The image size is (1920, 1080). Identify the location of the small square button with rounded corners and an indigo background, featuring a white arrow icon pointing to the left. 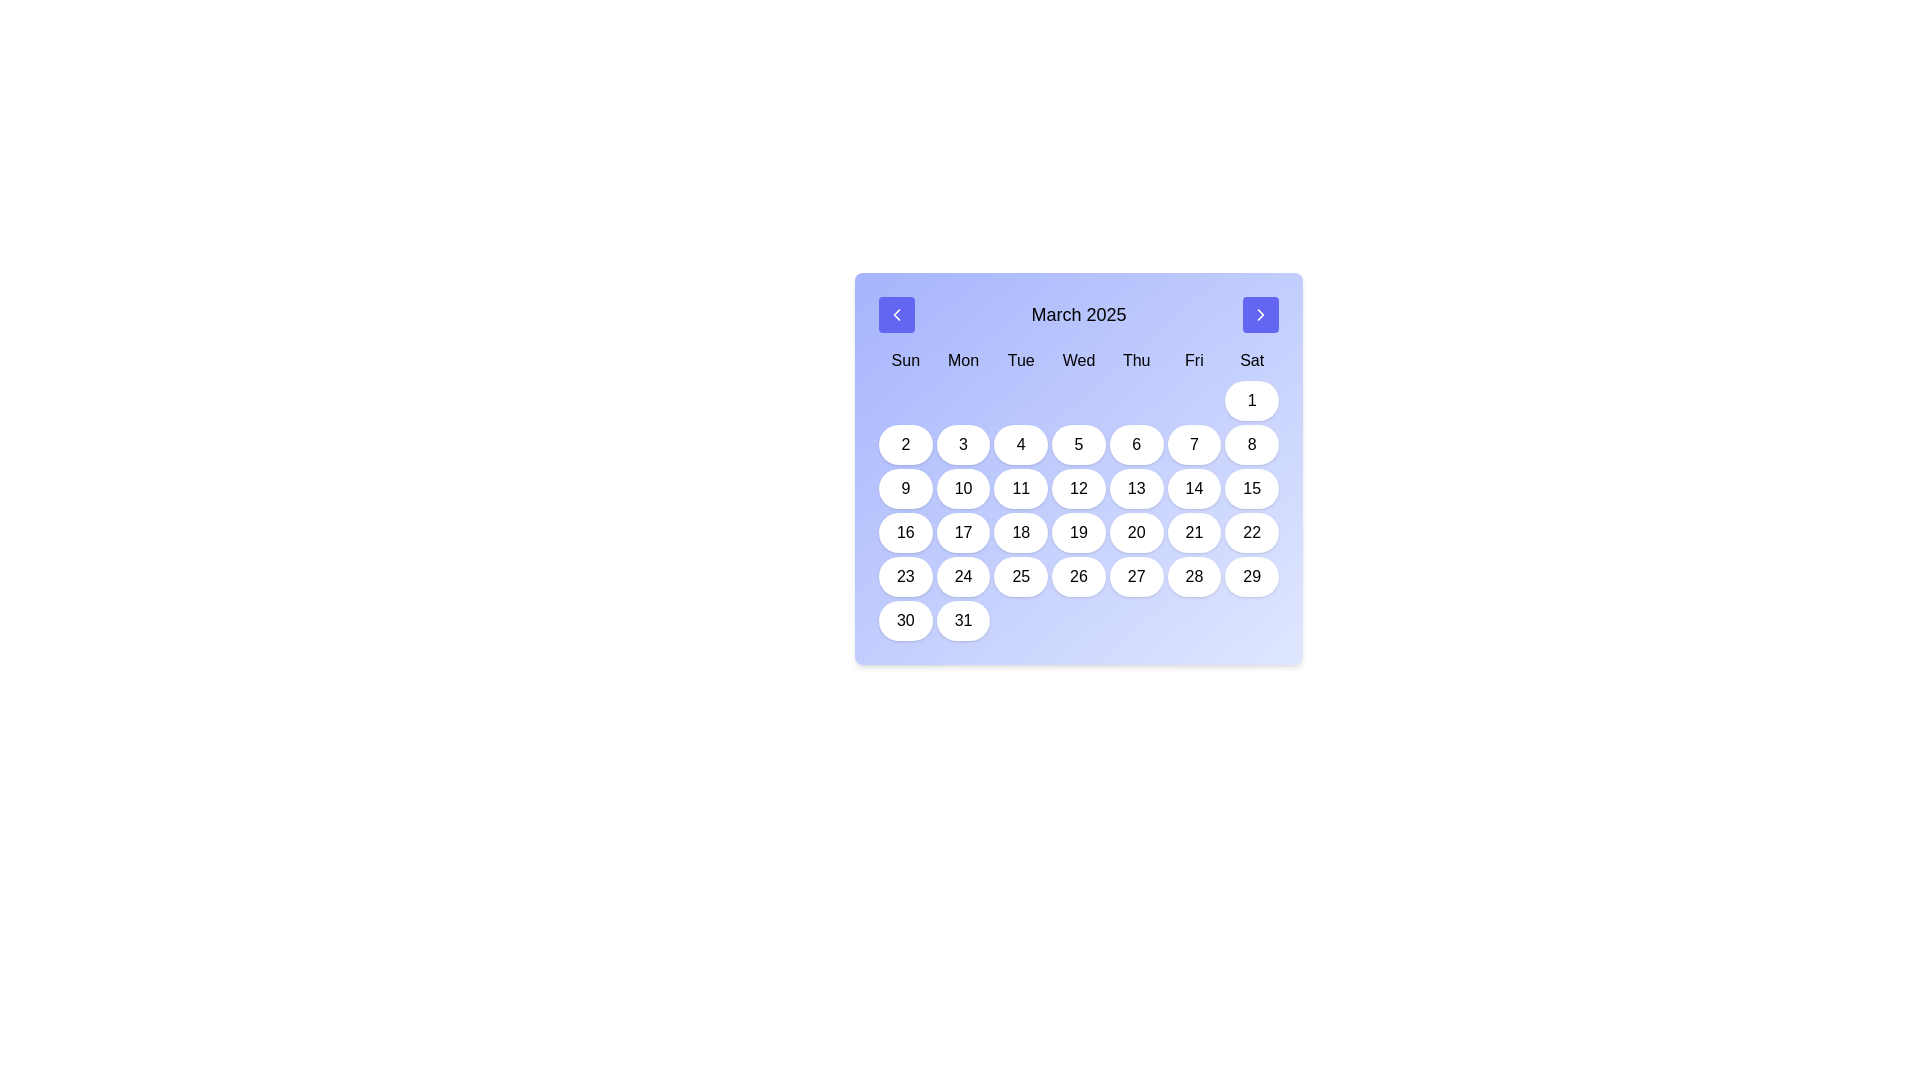
(896, 315).